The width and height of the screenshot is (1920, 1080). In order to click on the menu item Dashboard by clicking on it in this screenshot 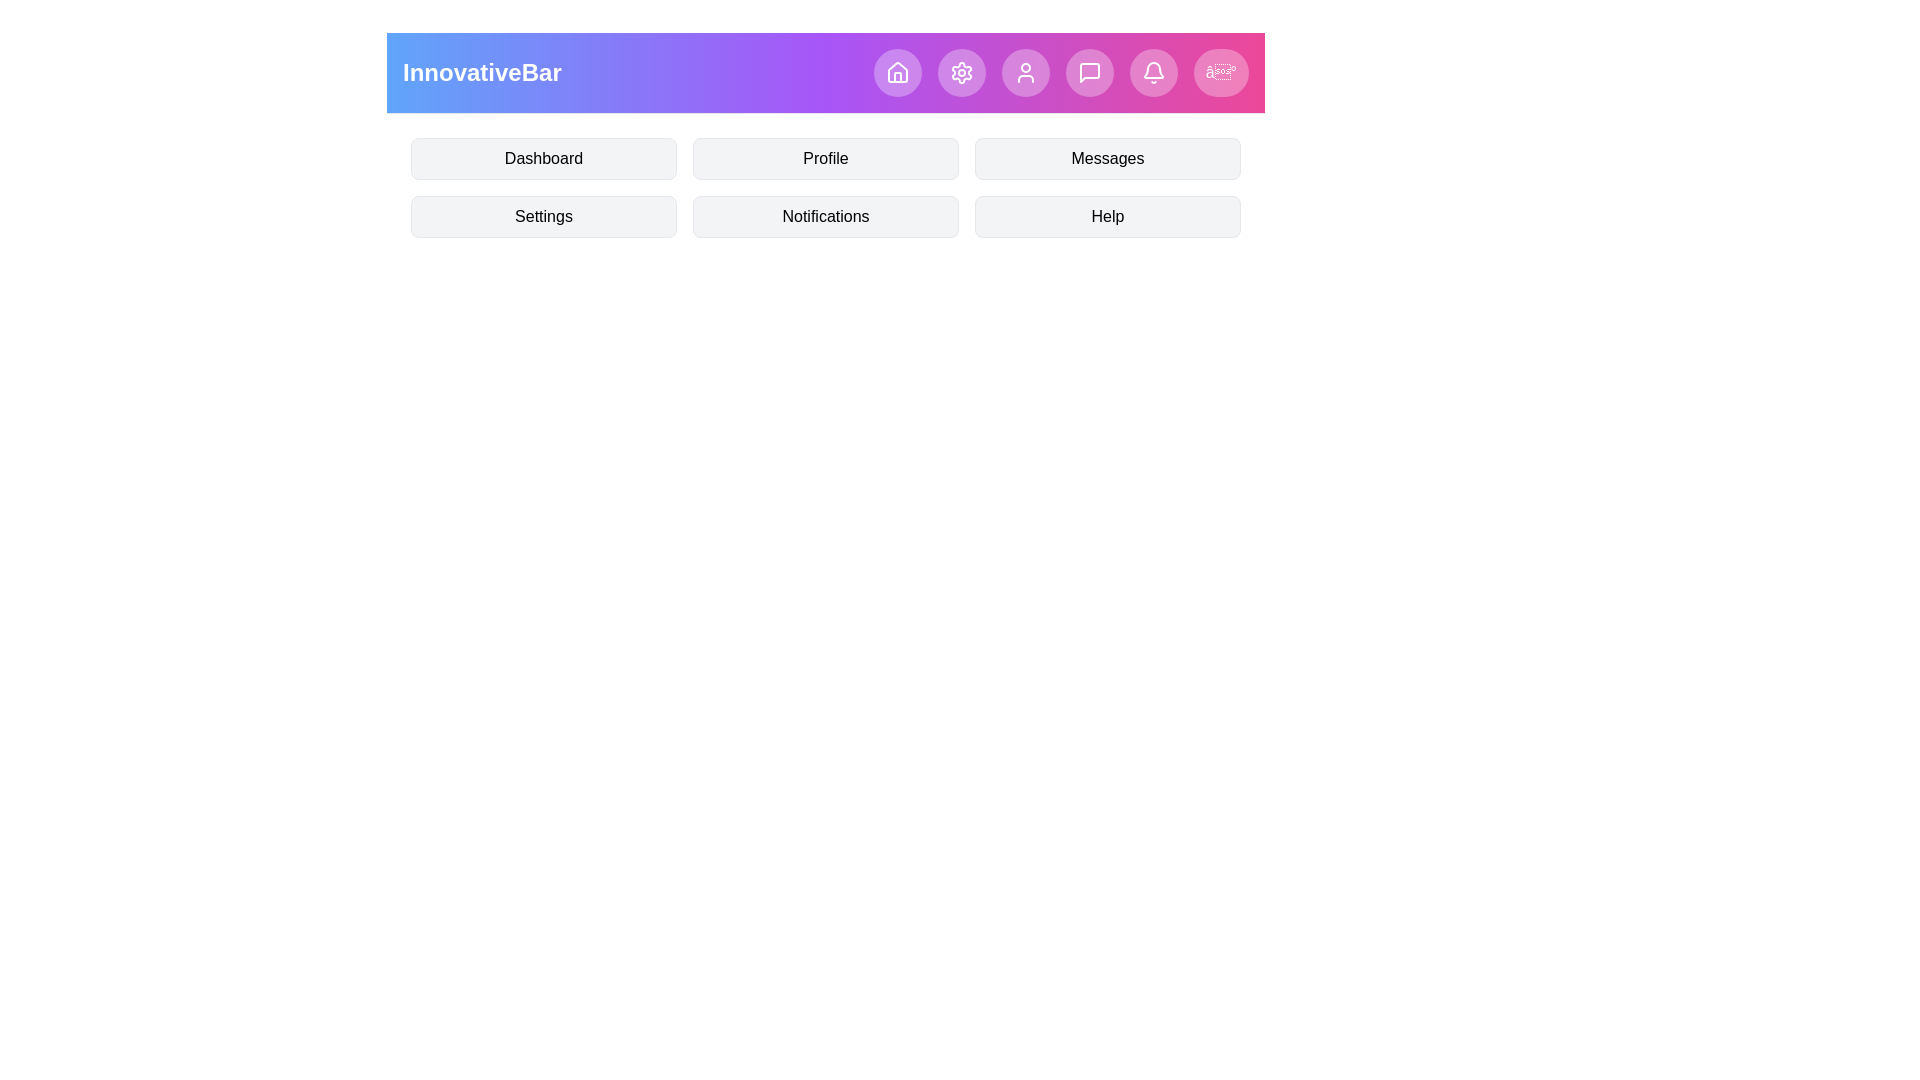, I will do `click(543, 157)`.